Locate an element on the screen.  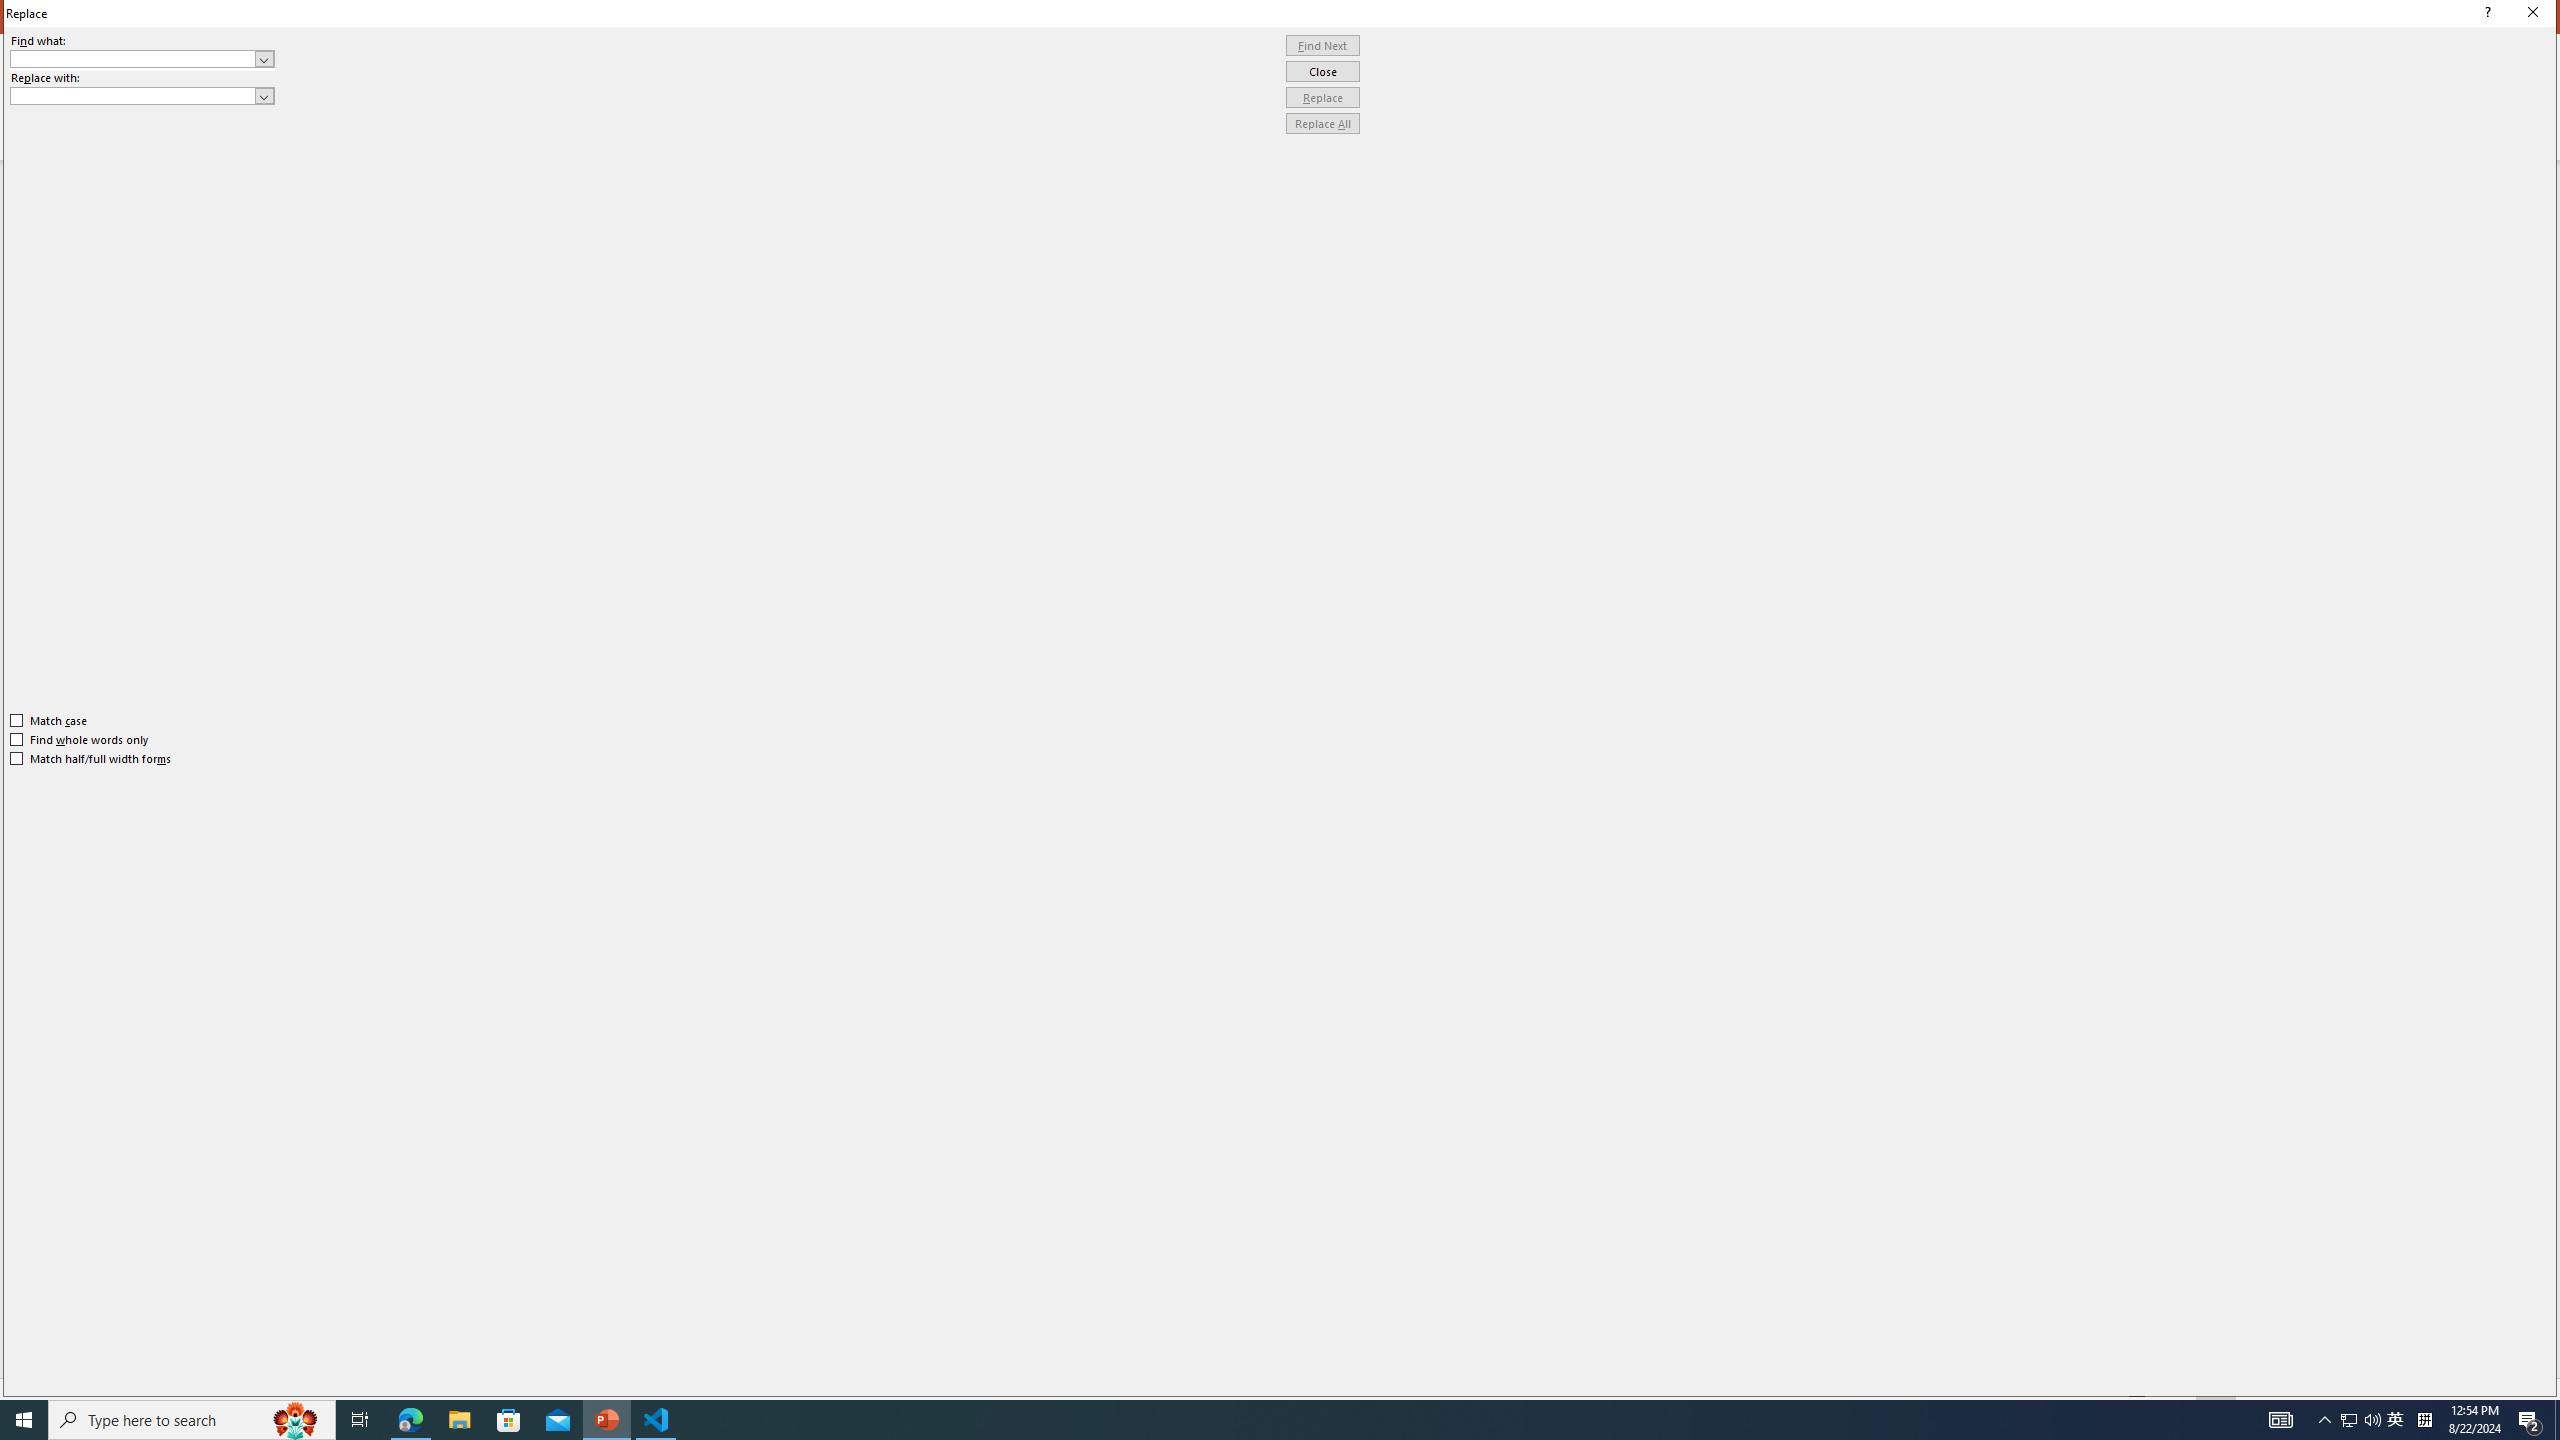
'Find whole words only' is located at coordinates (80, 739).